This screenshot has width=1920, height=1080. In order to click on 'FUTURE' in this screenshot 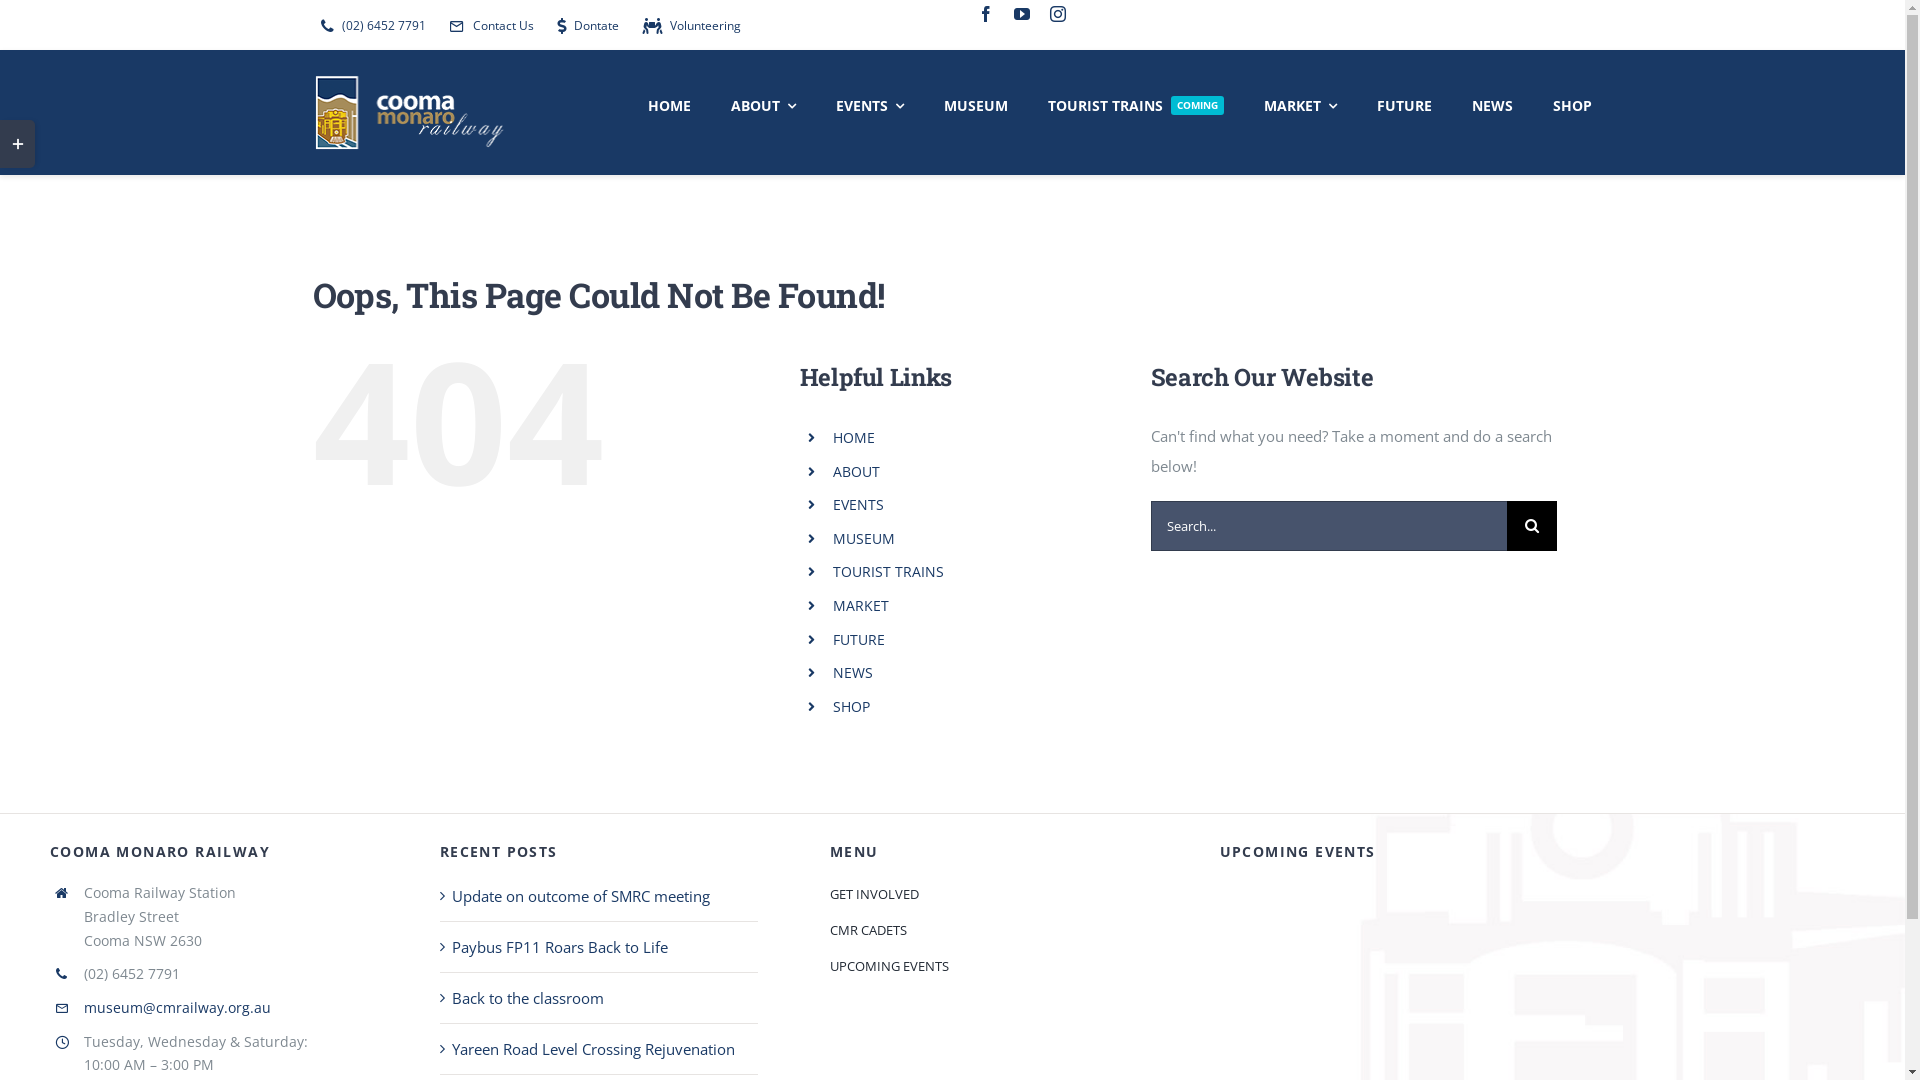, I will do `click(859, 639)`.